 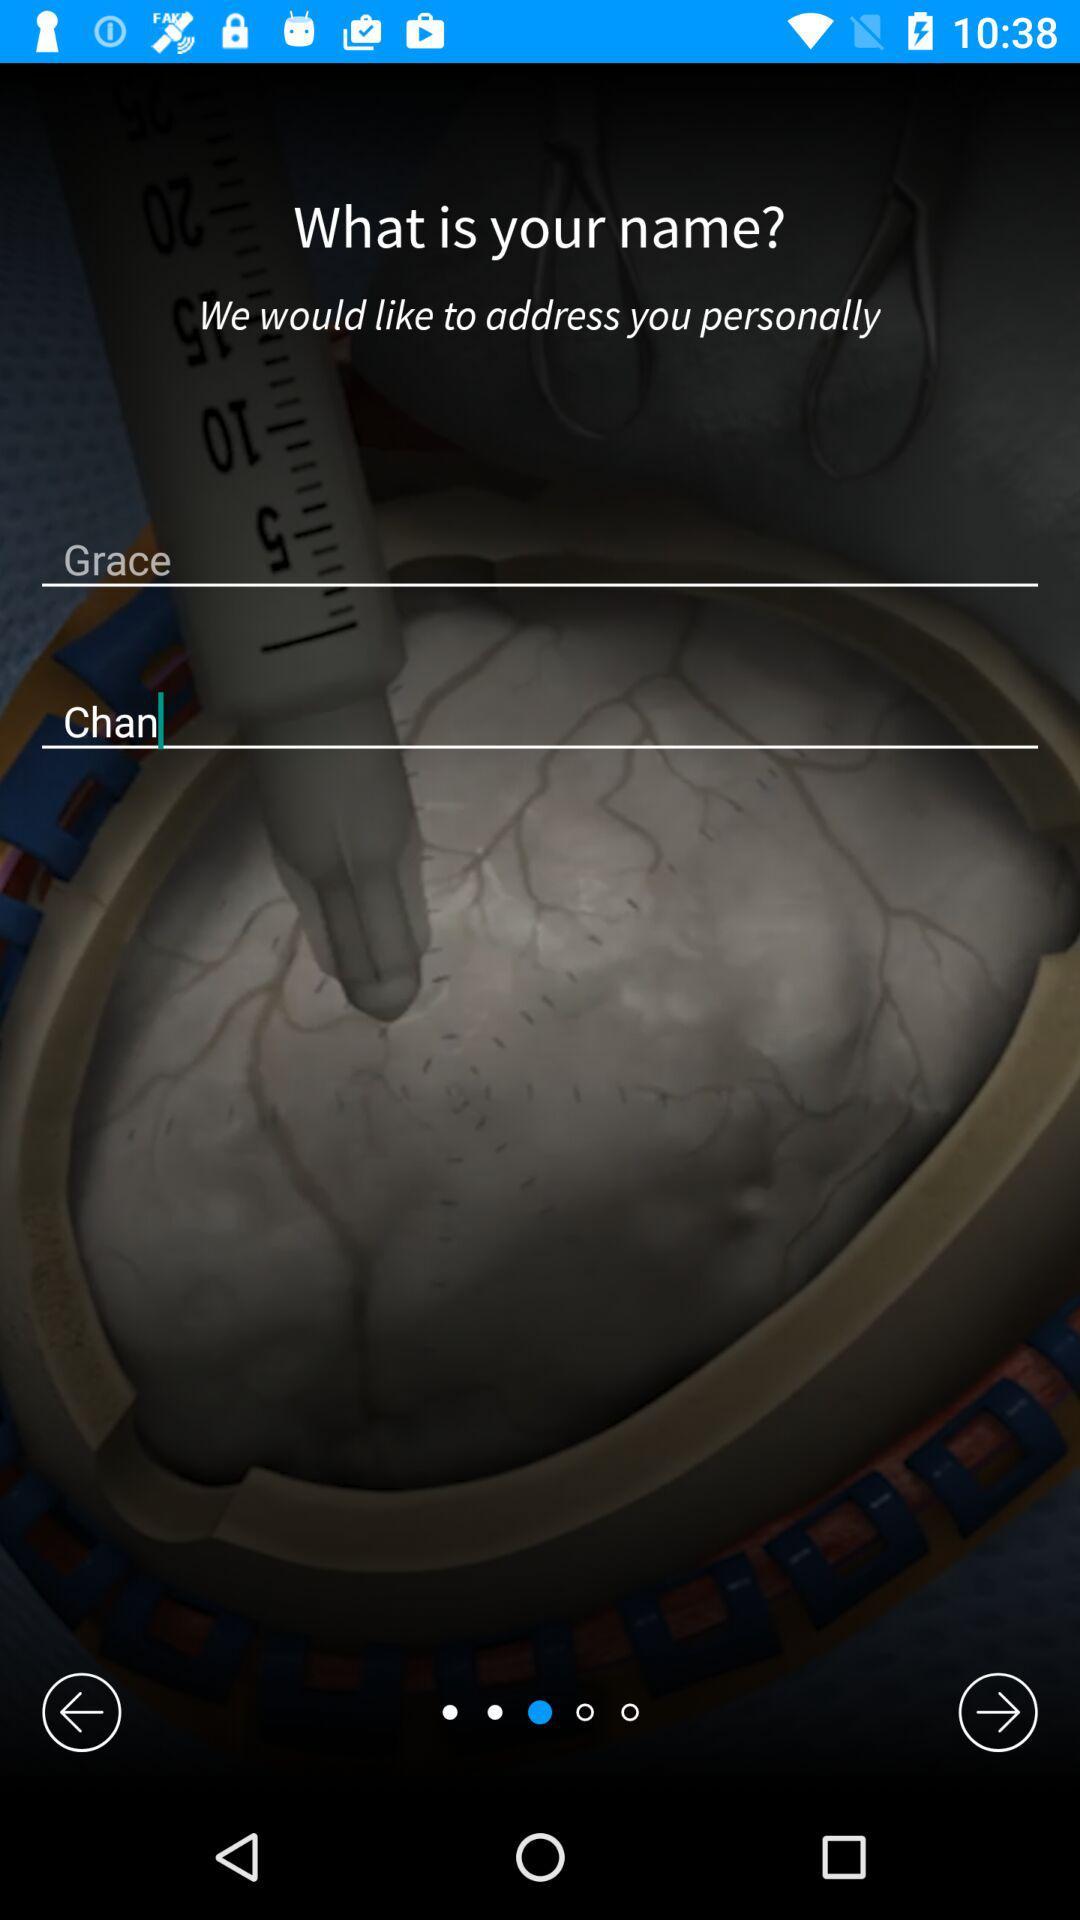 What do you see at coordinates (540, 558) in the screenshot?
I see `the icon above chan item` at bounding box center [540, 558].